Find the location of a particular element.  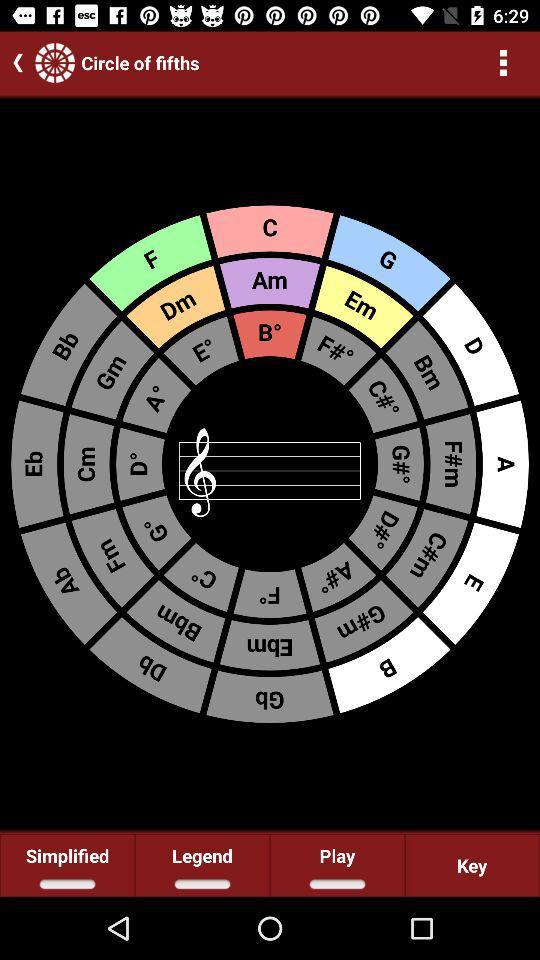

the national_flag icon is located at coordinates (55, 62).